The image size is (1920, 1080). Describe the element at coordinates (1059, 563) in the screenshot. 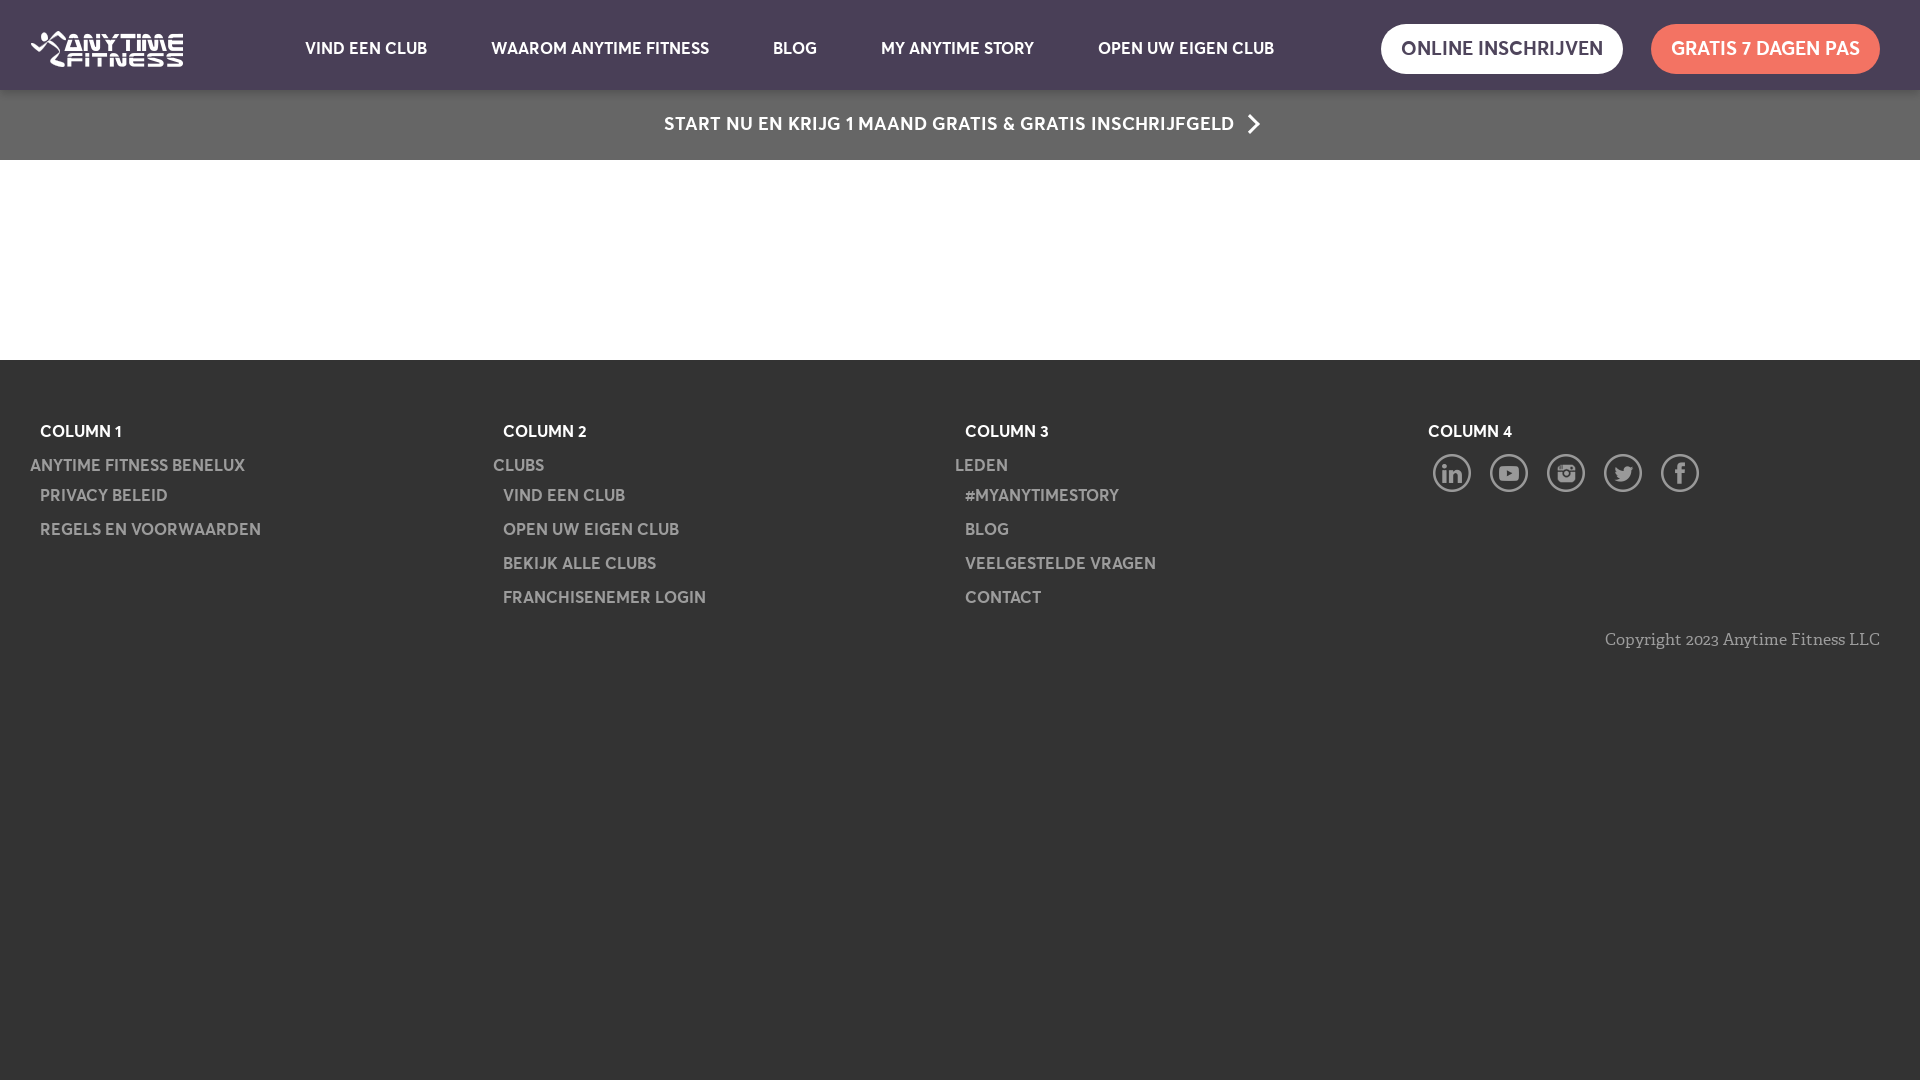

I see `'VEELGESTELDE VRAGEN'` at that location.